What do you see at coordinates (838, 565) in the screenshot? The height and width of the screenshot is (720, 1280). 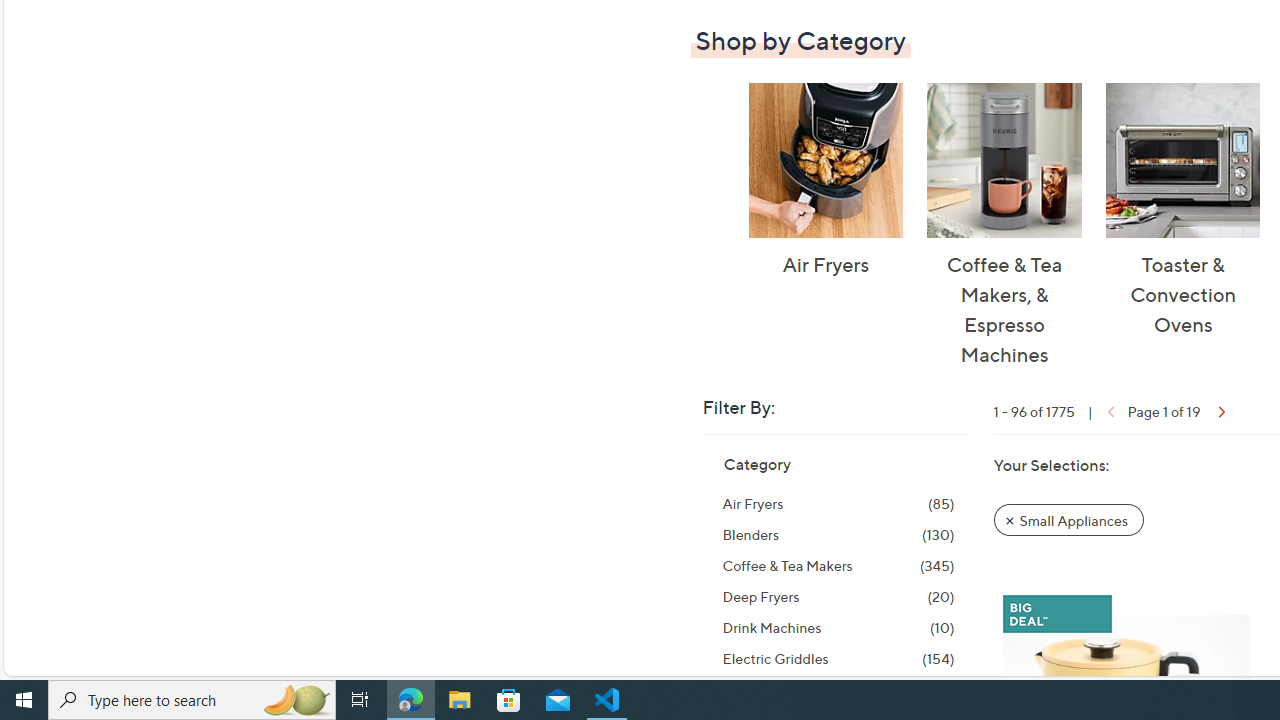 I see `'Coffee & Tea Makers, 345 items'` at bounding box center [838, 565].